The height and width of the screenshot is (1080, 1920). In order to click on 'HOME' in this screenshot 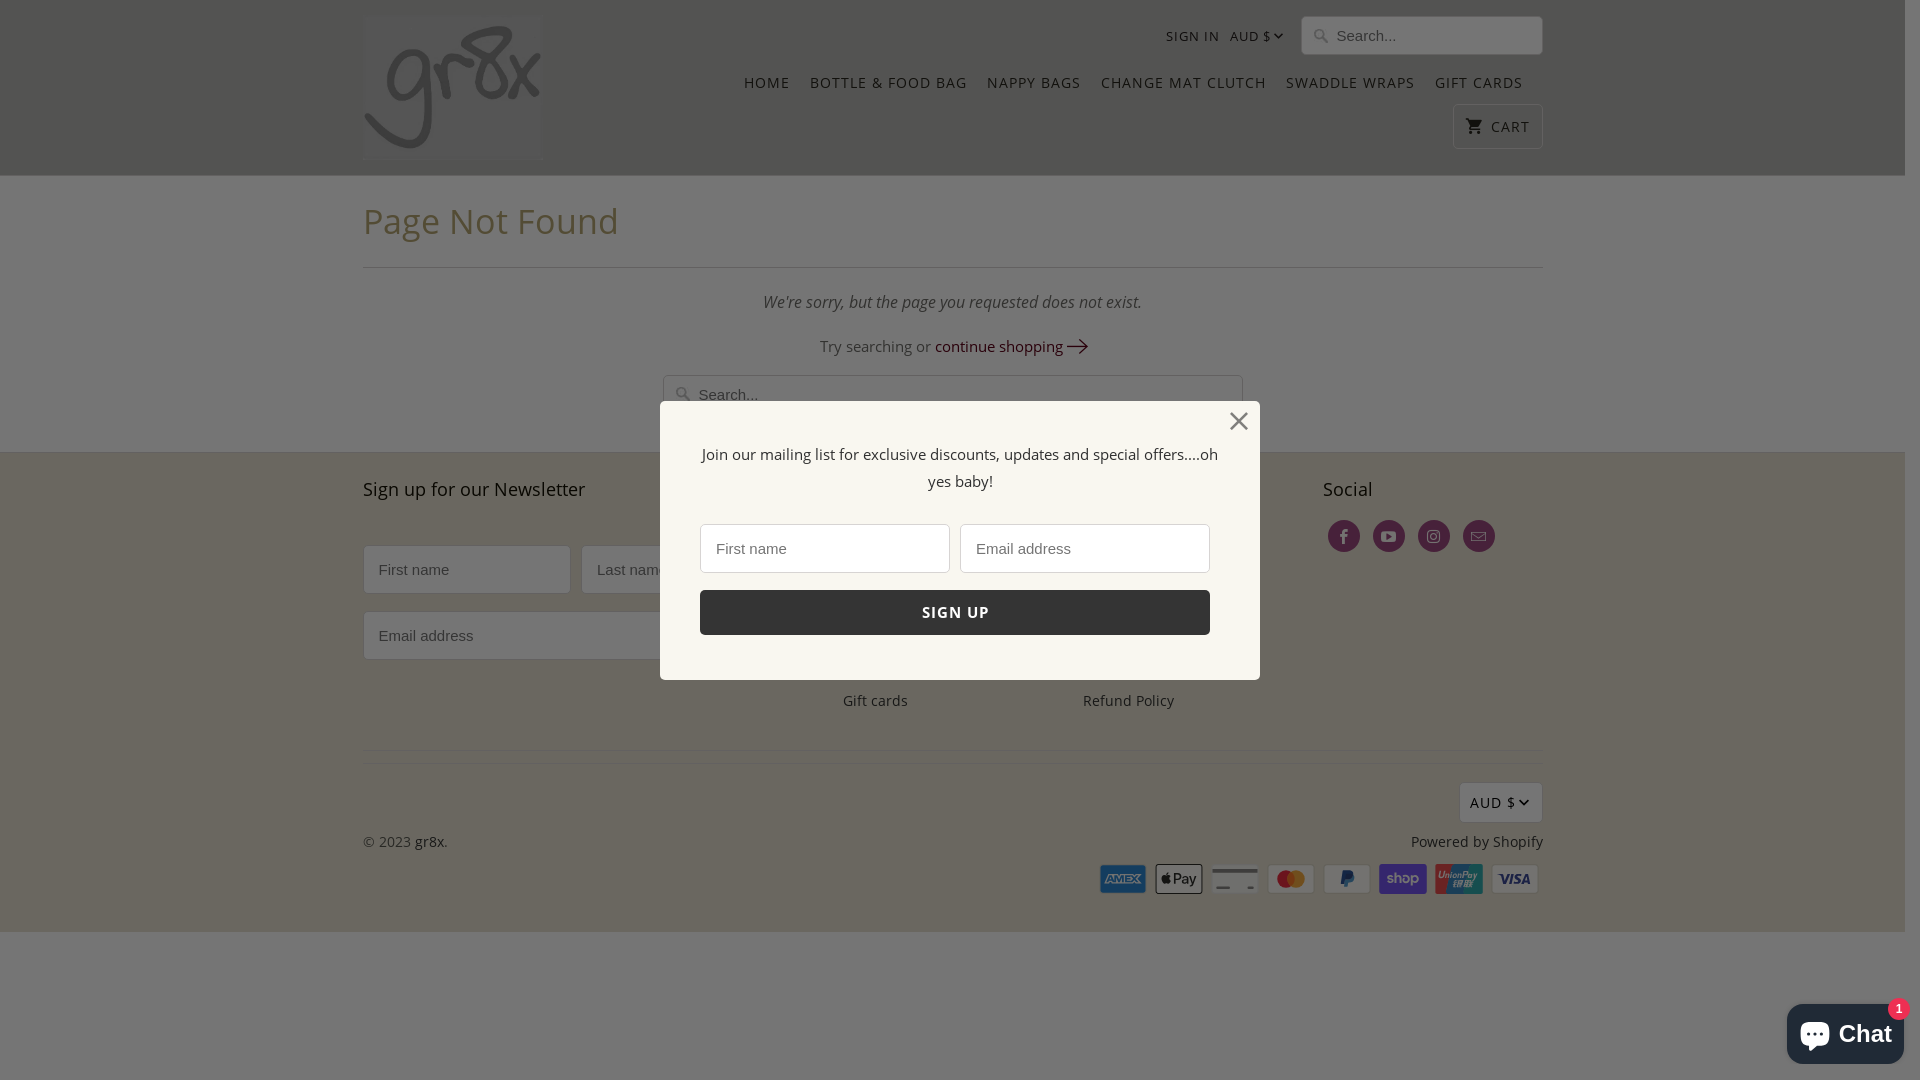, I will do `click(766, 87)`.